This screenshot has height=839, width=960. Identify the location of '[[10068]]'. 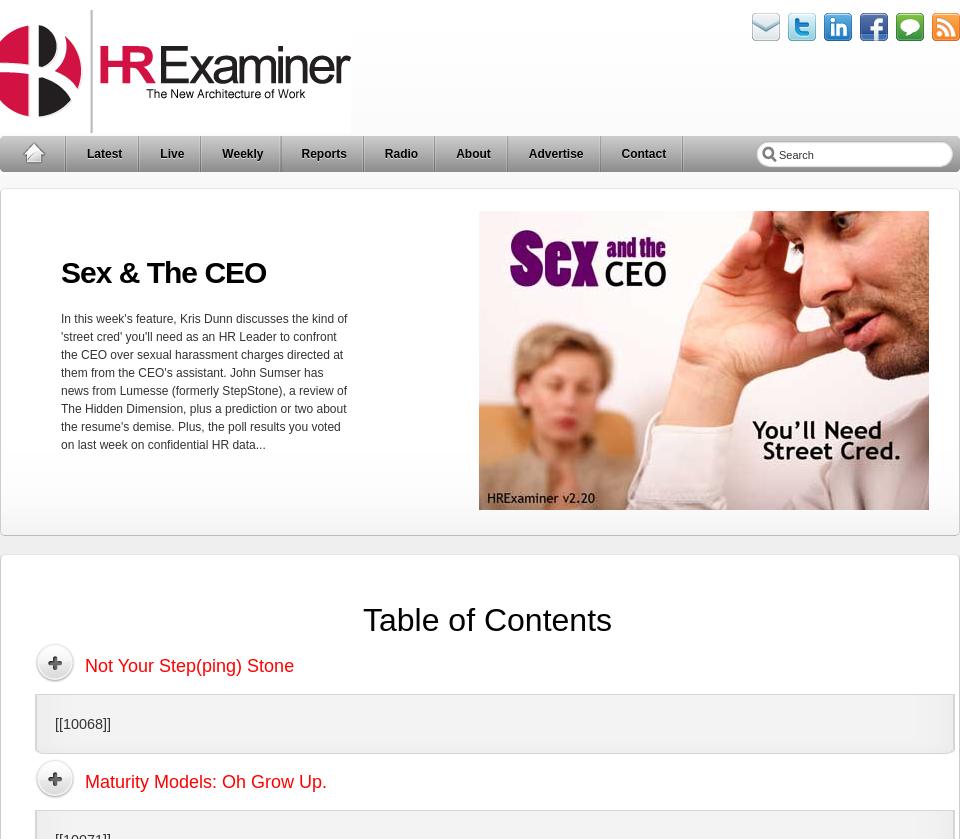
(83, 721).